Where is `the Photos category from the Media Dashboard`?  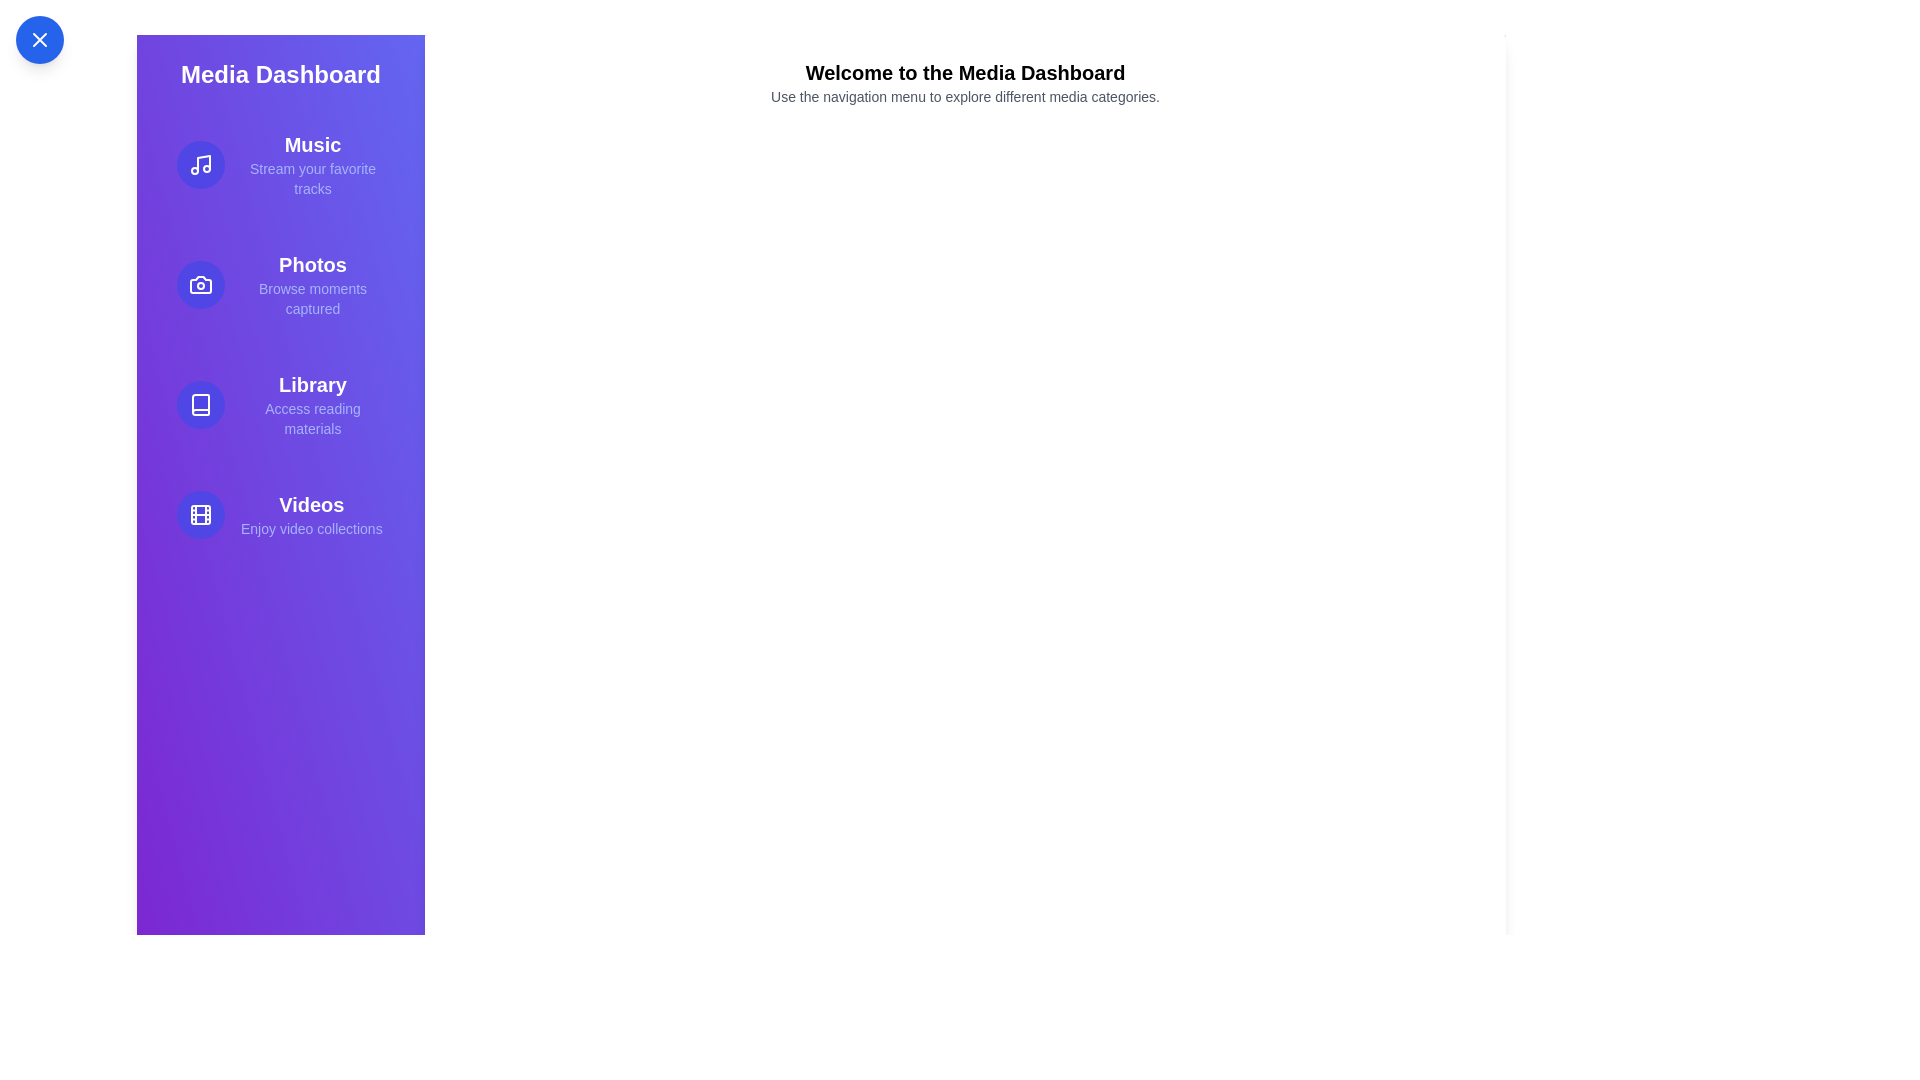 the Photos category from the Media Dashboard is located at coordinates (280, 285).